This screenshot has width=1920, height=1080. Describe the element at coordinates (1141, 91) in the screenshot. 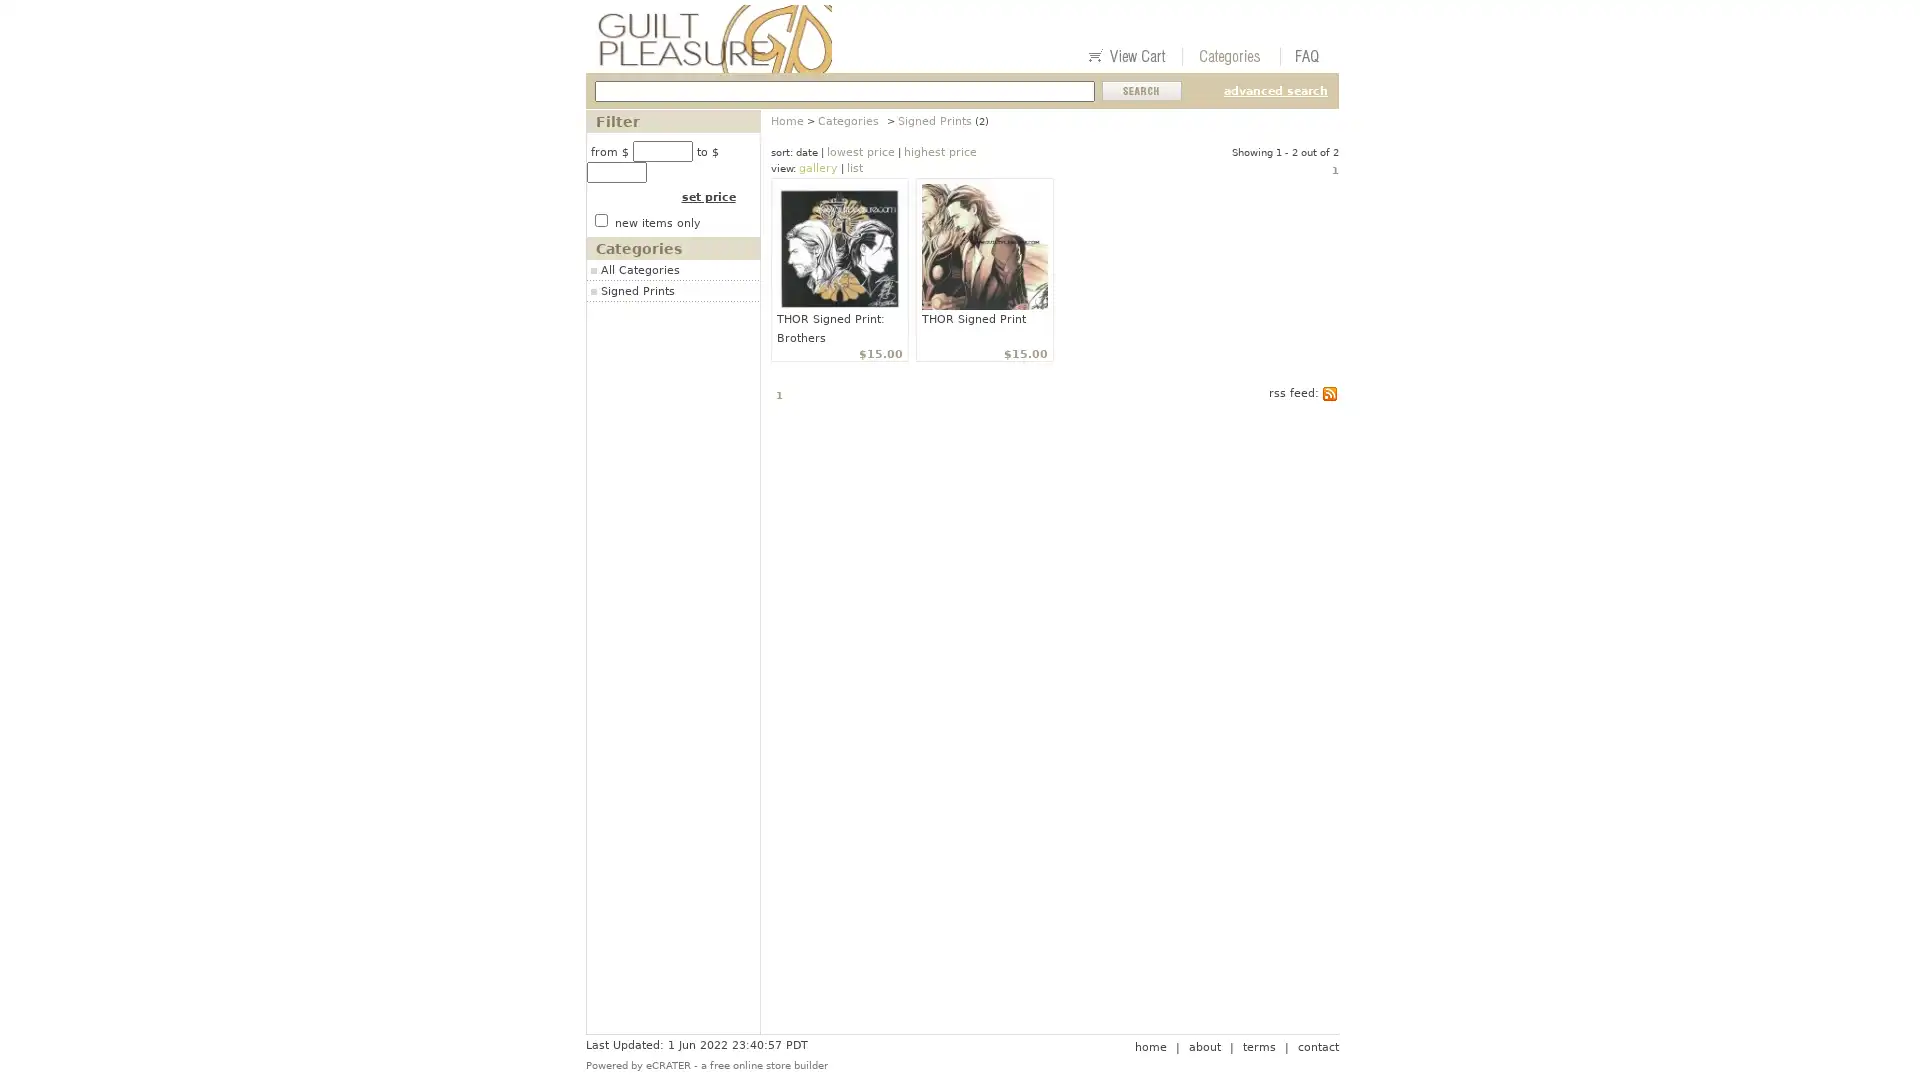

I see `Submit` at that location.